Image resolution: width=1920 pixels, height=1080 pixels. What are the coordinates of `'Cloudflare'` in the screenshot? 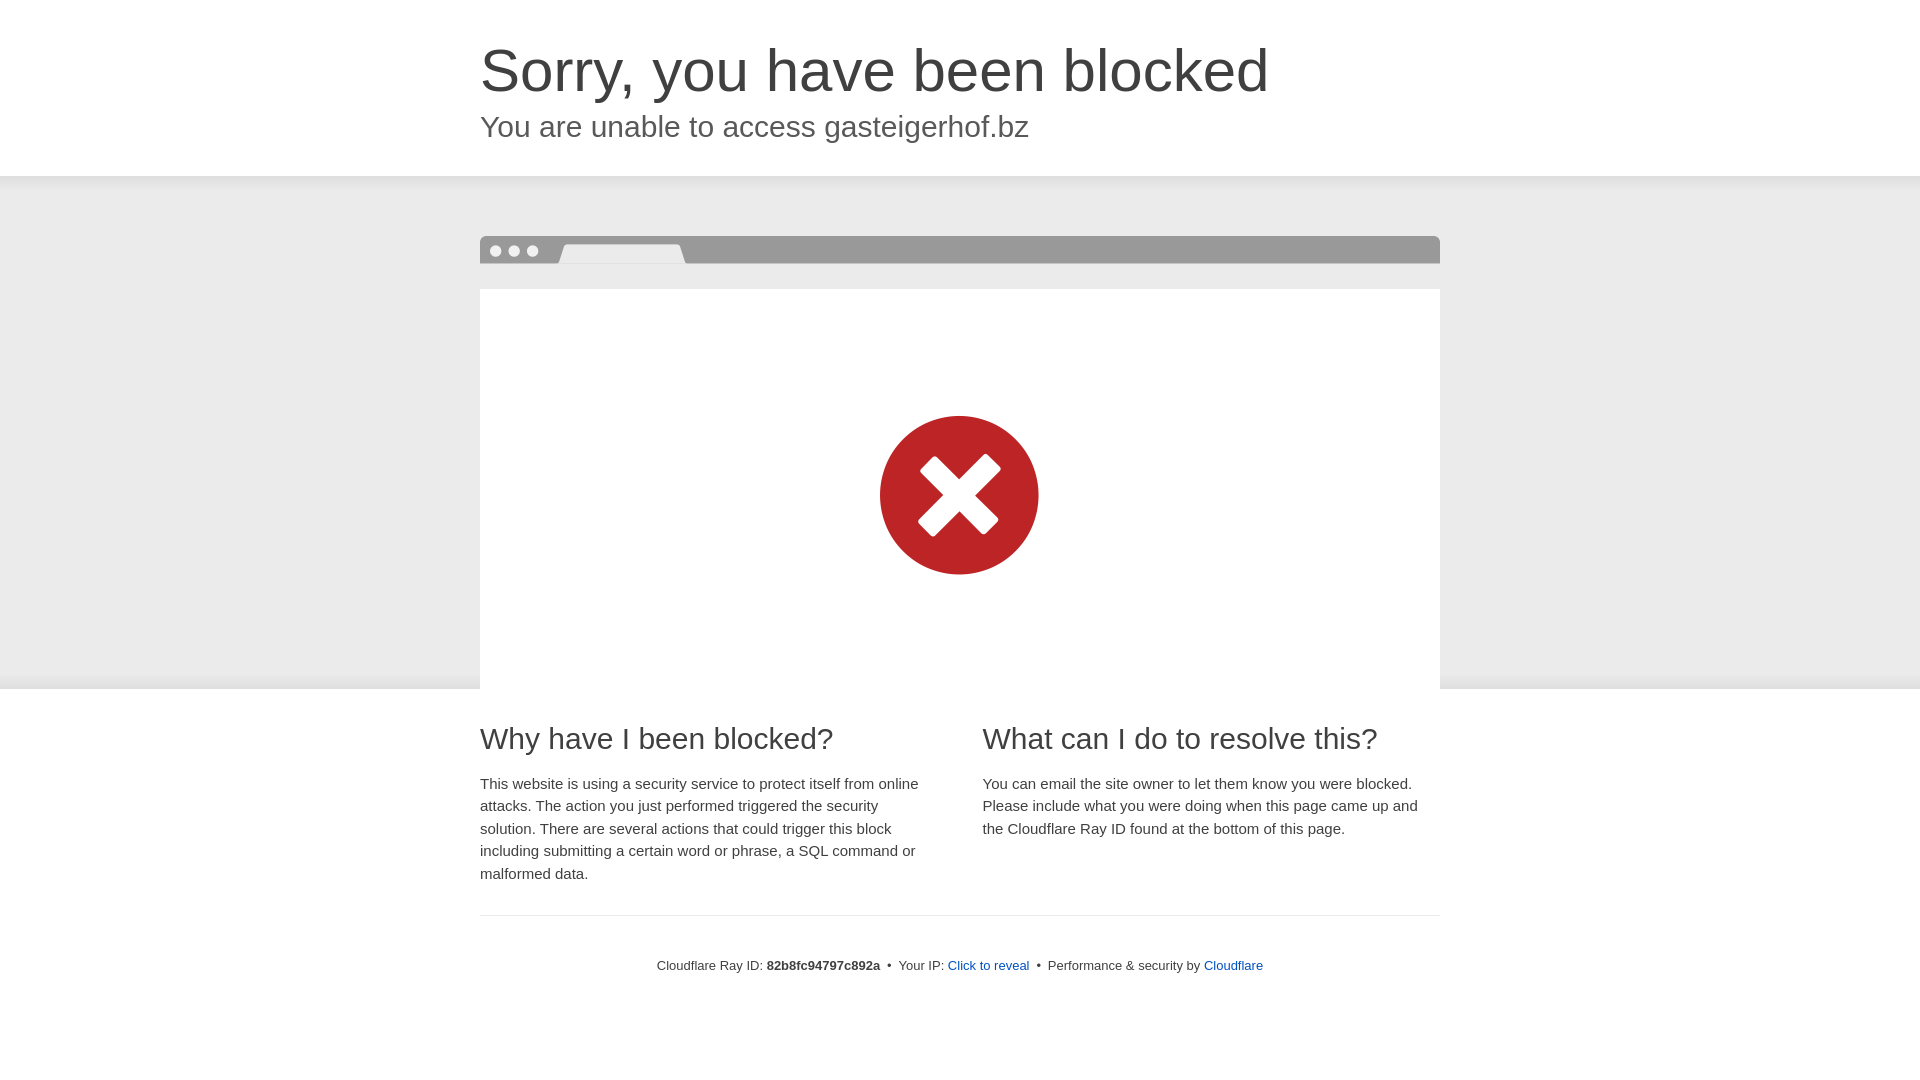 It's located at (1232, 964).